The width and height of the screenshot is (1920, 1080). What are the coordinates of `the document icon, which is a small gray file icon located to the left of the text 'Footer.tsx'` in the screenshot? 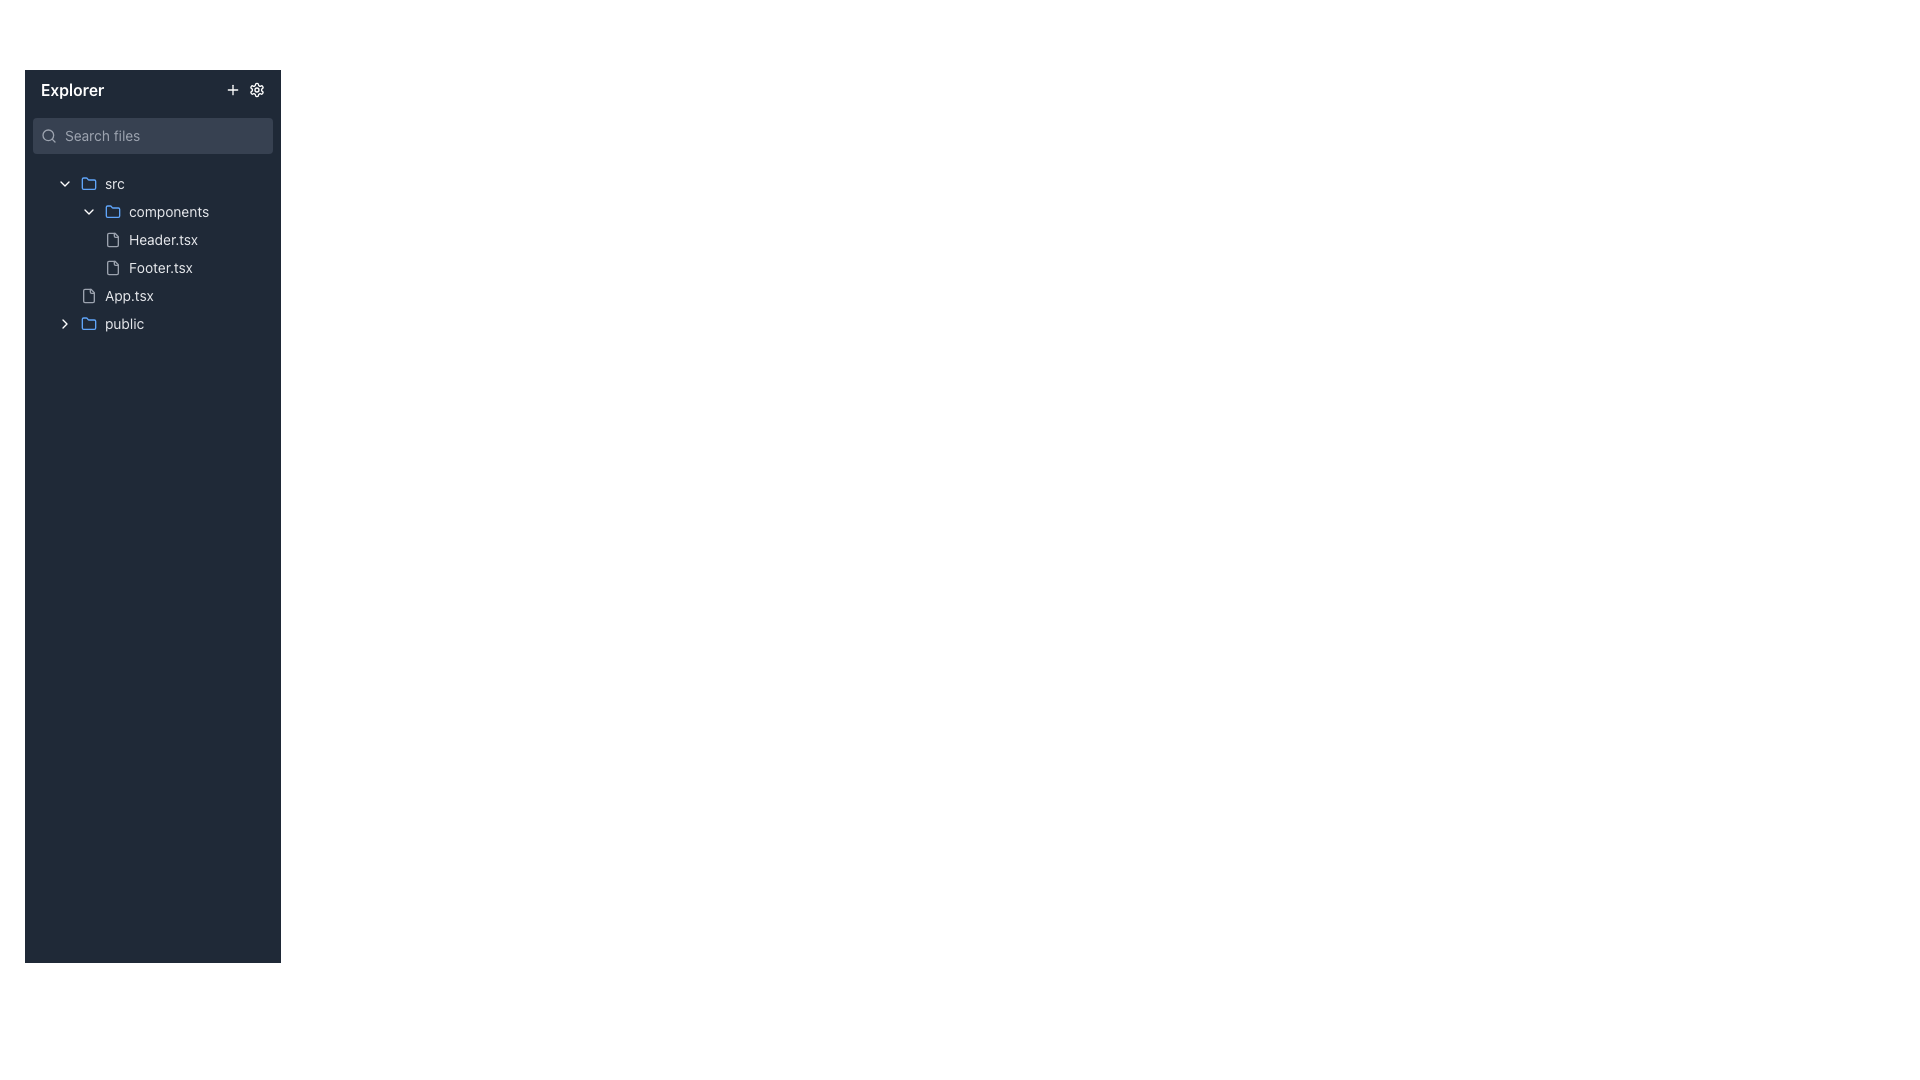 It's located at (112, 266).